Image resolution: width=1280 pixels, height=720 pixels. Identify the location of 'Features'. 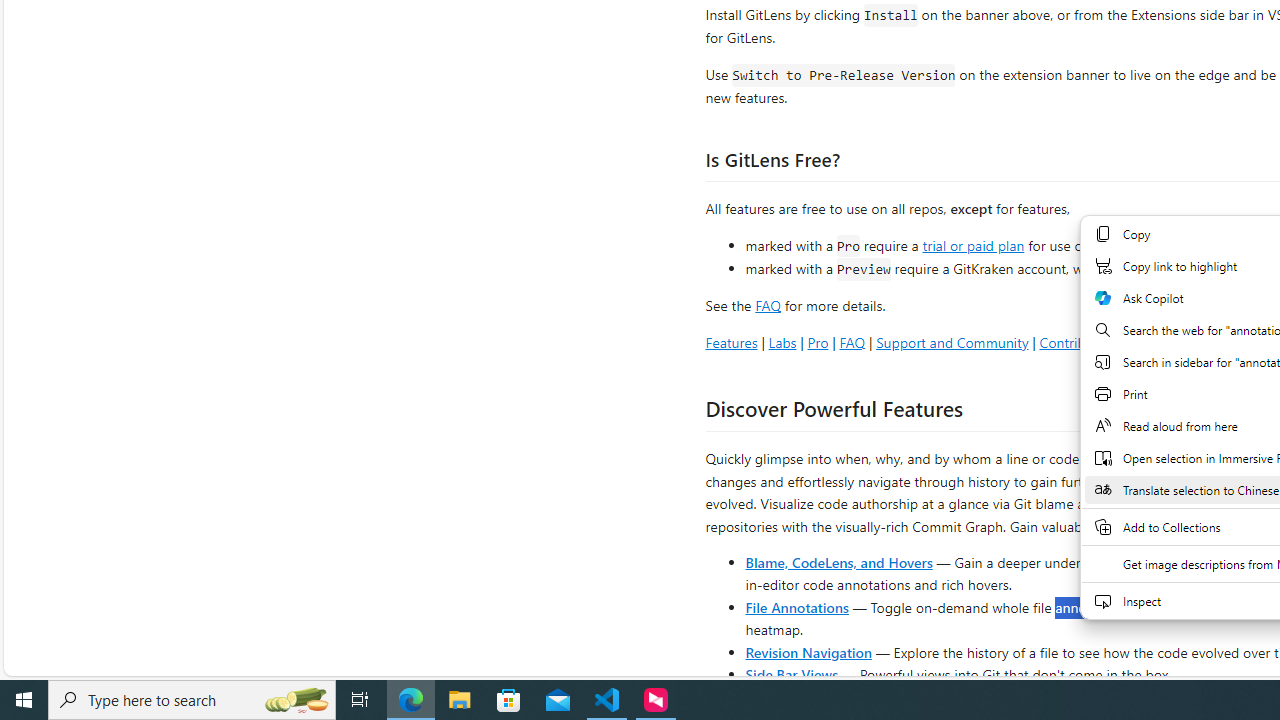
(730, 341).